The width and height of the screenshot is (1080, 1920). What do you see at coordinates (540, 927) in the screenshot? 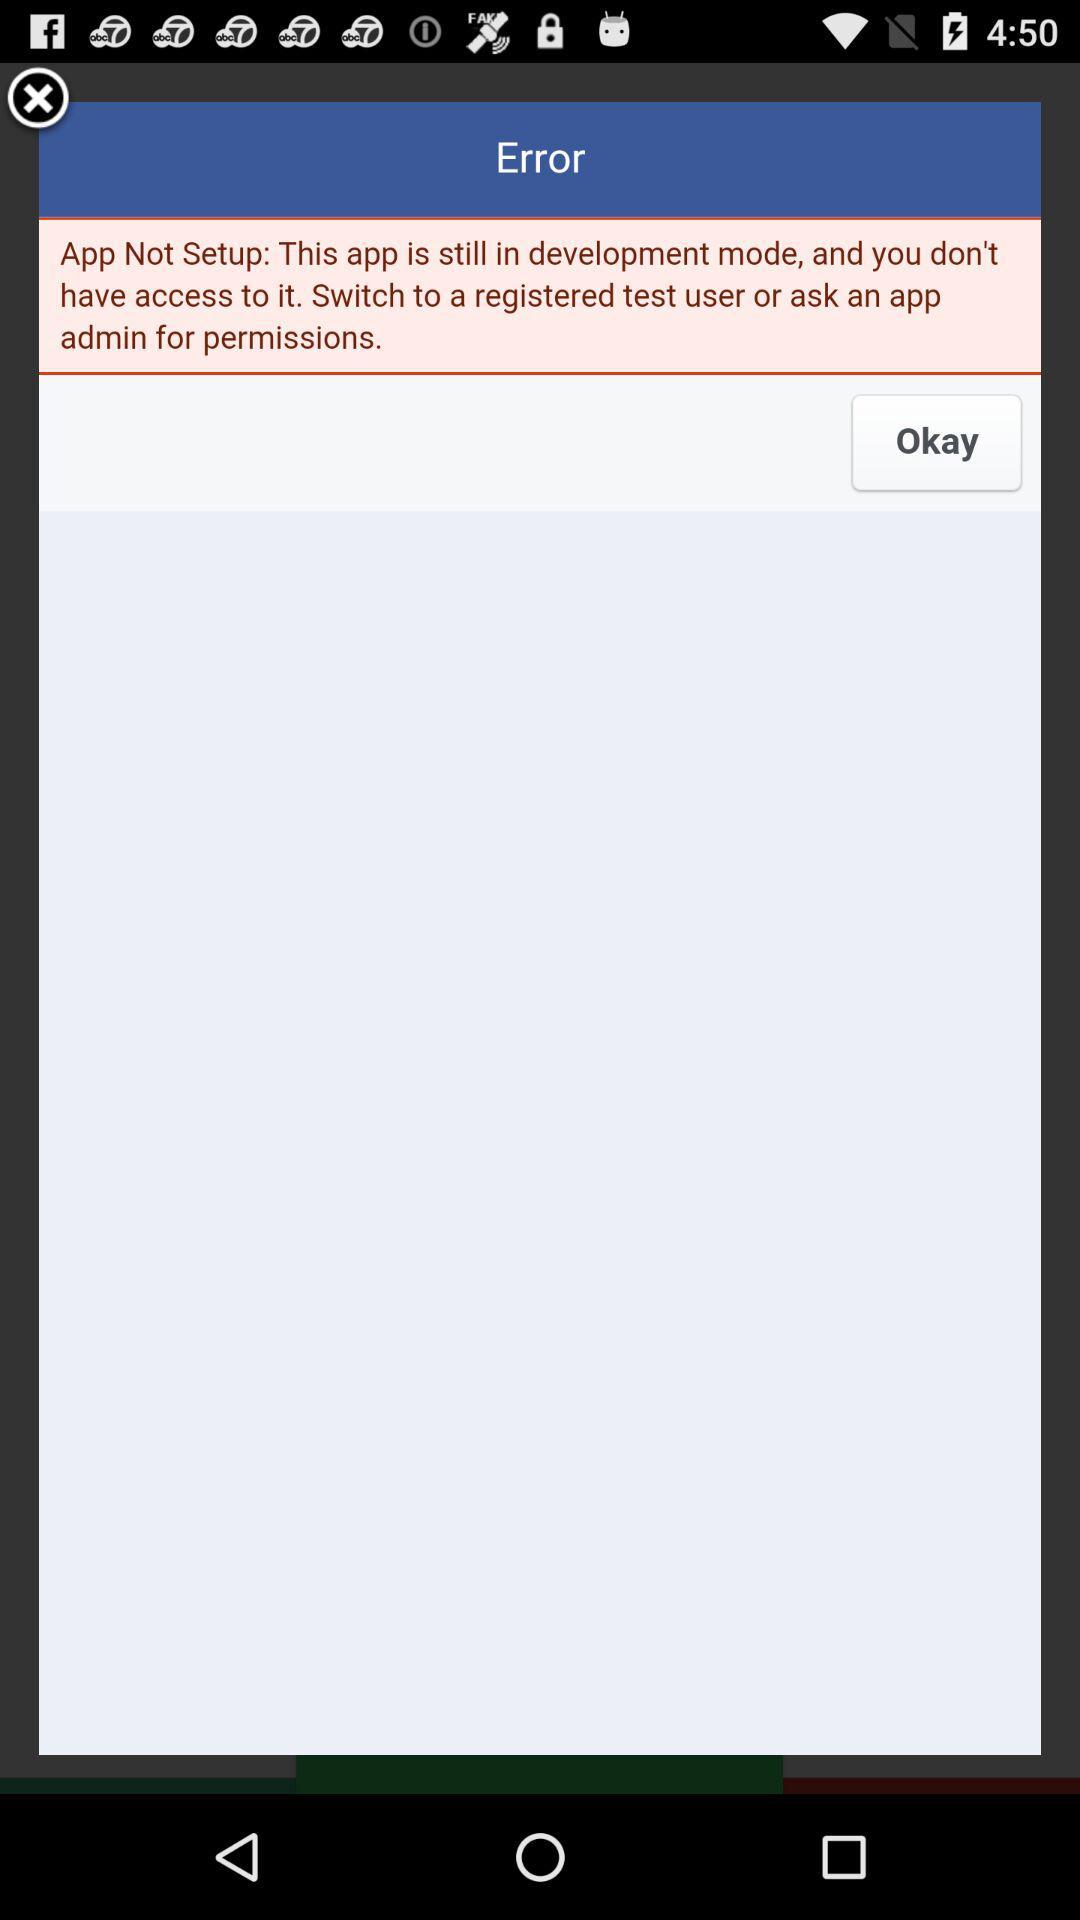
I see `error` at bounding box center [540, 927].